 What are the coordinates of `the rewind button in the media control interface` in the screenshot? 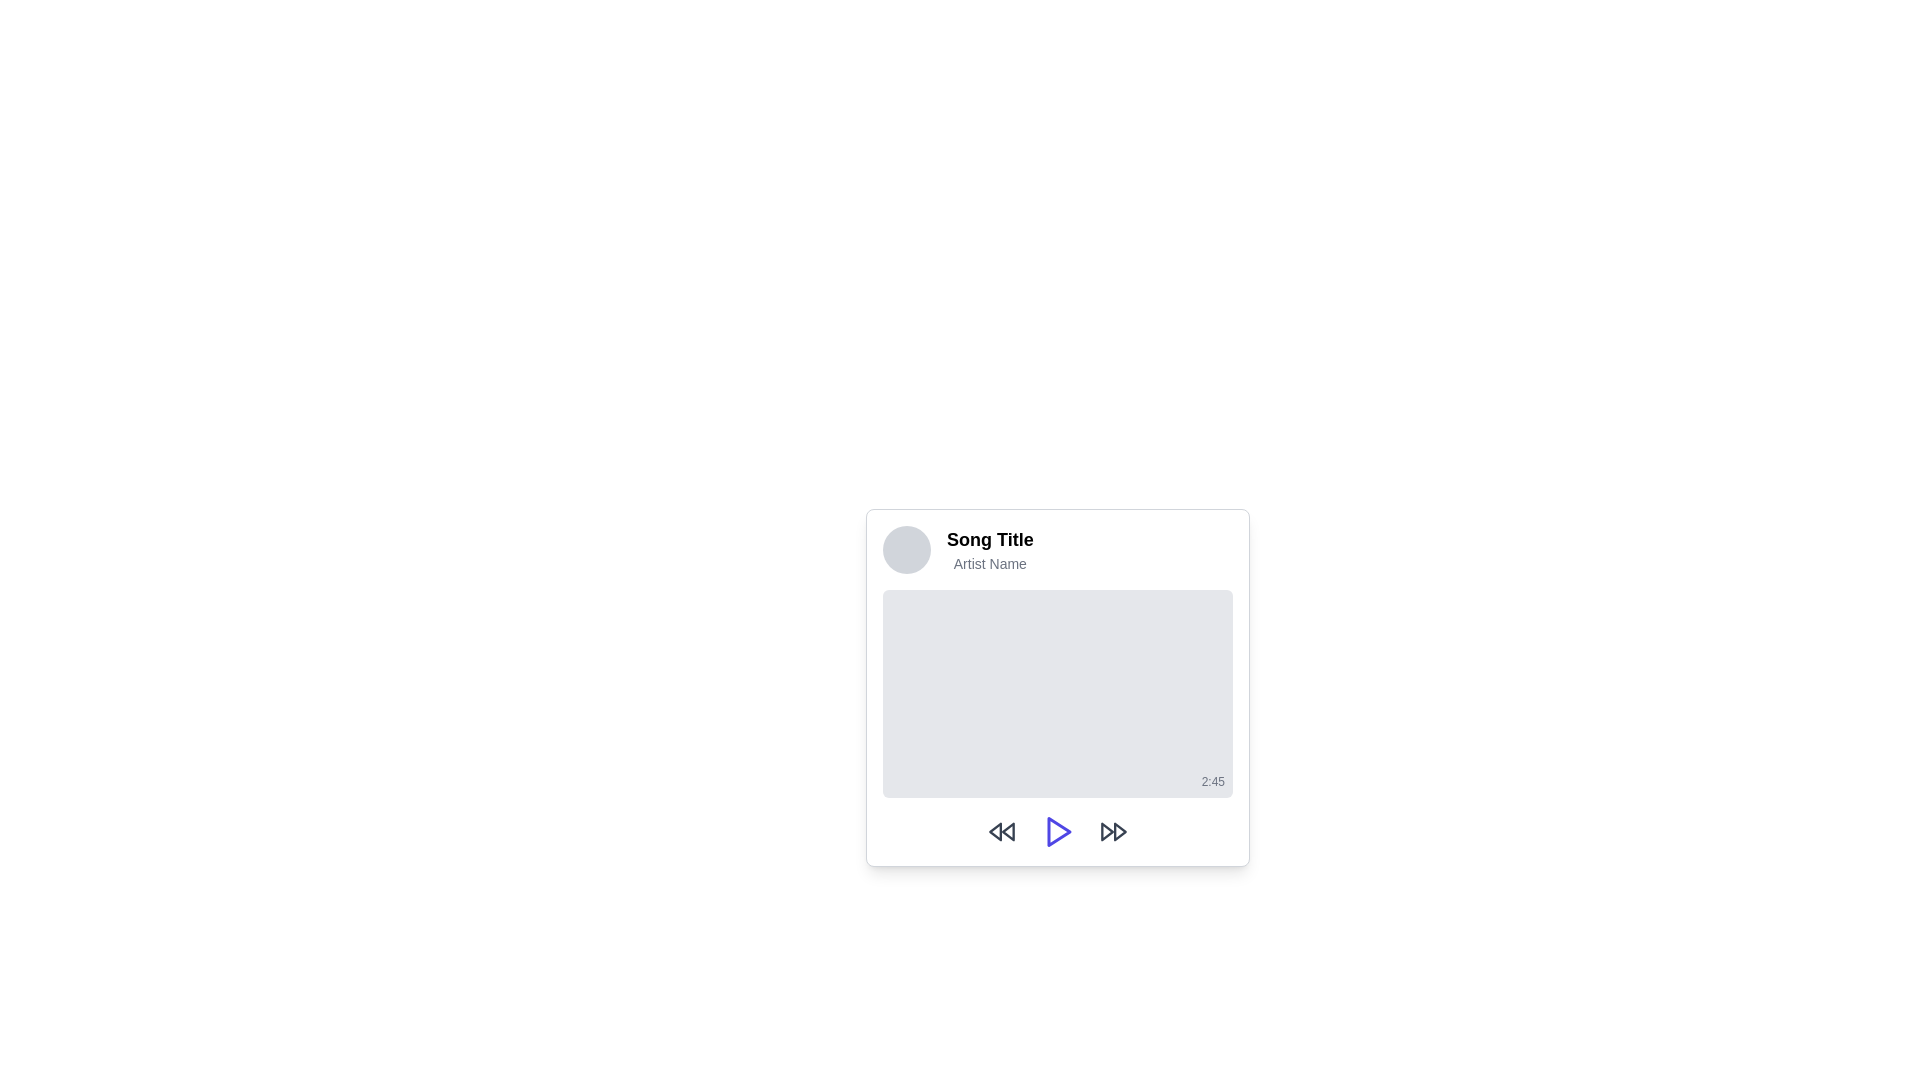 It's located at (1002, 832).